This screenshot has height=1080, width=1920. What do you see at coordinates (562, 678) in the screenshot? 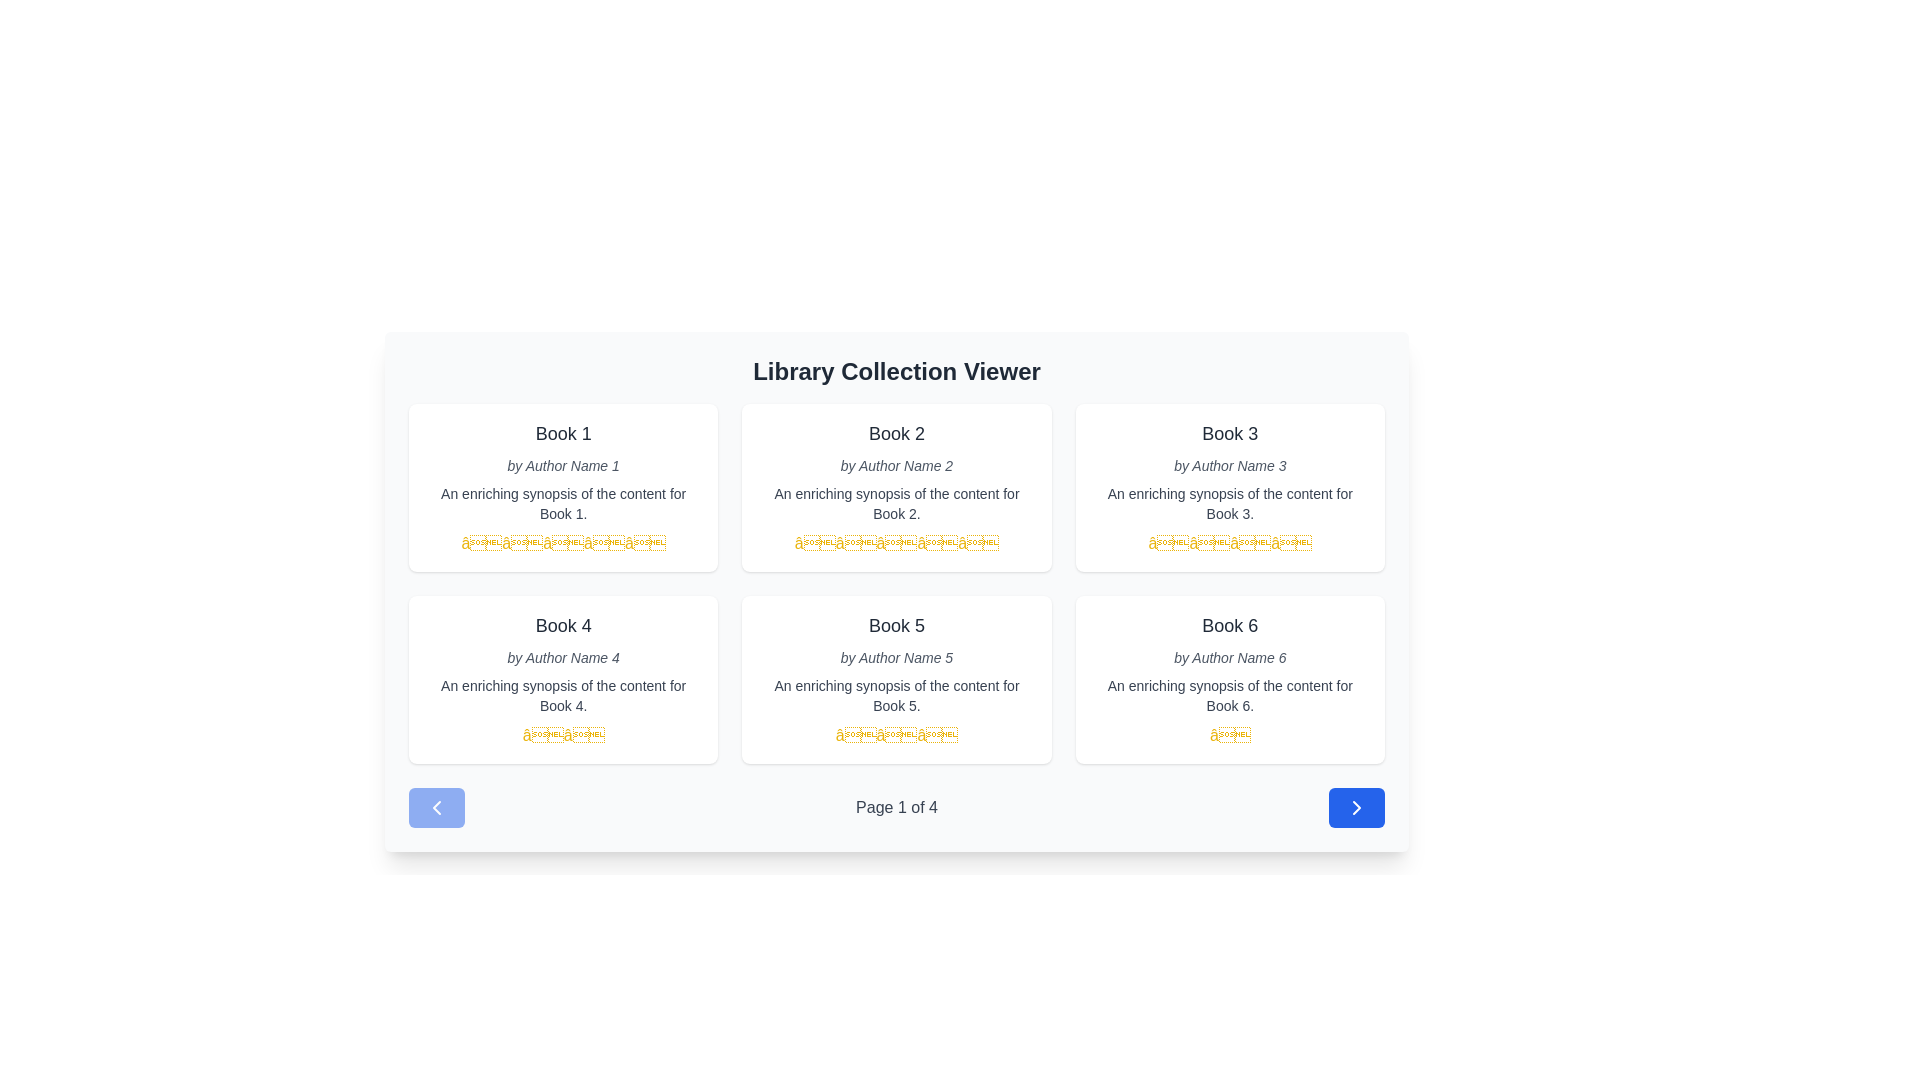
I see `the fourth Card element in the grid layout, which has a white background, rounded corners, and contains the title 'Book 4'` at bounding box center [562, 678].